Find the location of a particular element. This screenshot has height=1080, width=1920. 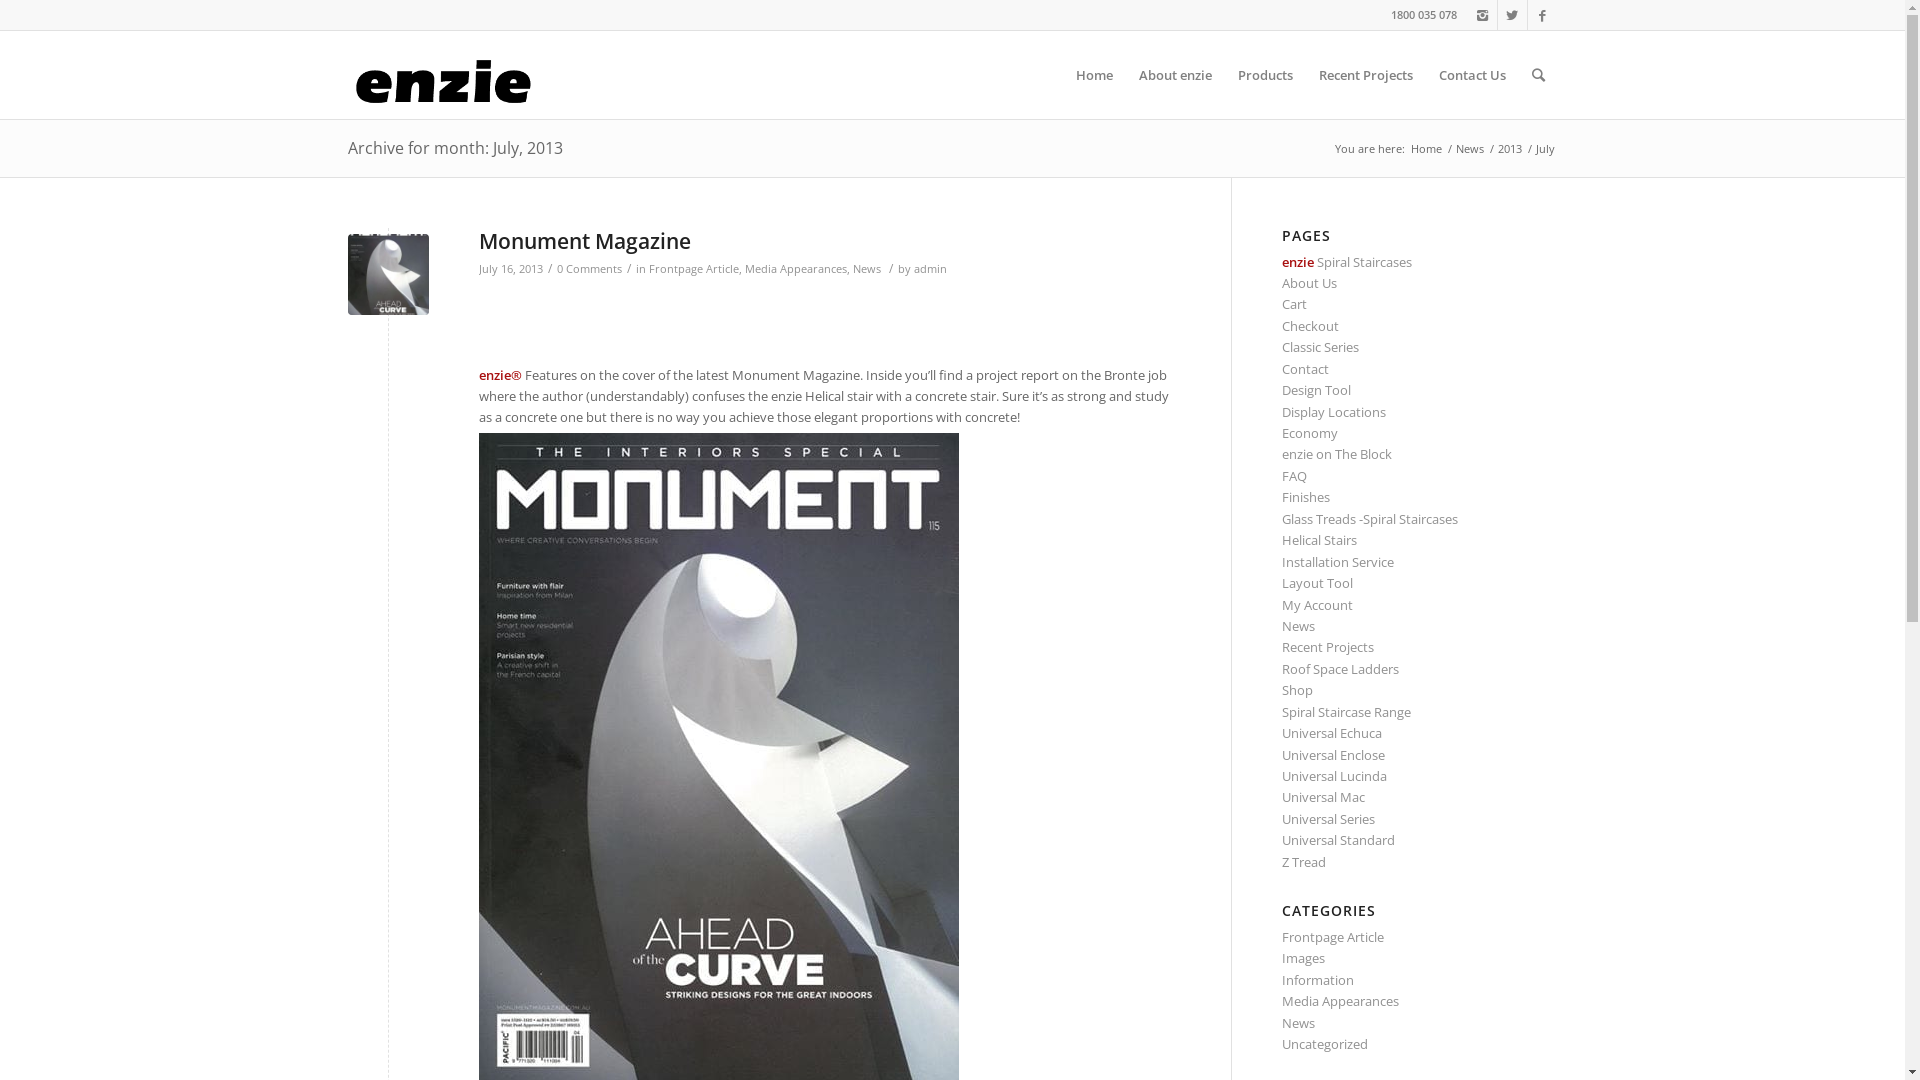

'Spiral Staircase Range' is located at coordinates (1346, 711).